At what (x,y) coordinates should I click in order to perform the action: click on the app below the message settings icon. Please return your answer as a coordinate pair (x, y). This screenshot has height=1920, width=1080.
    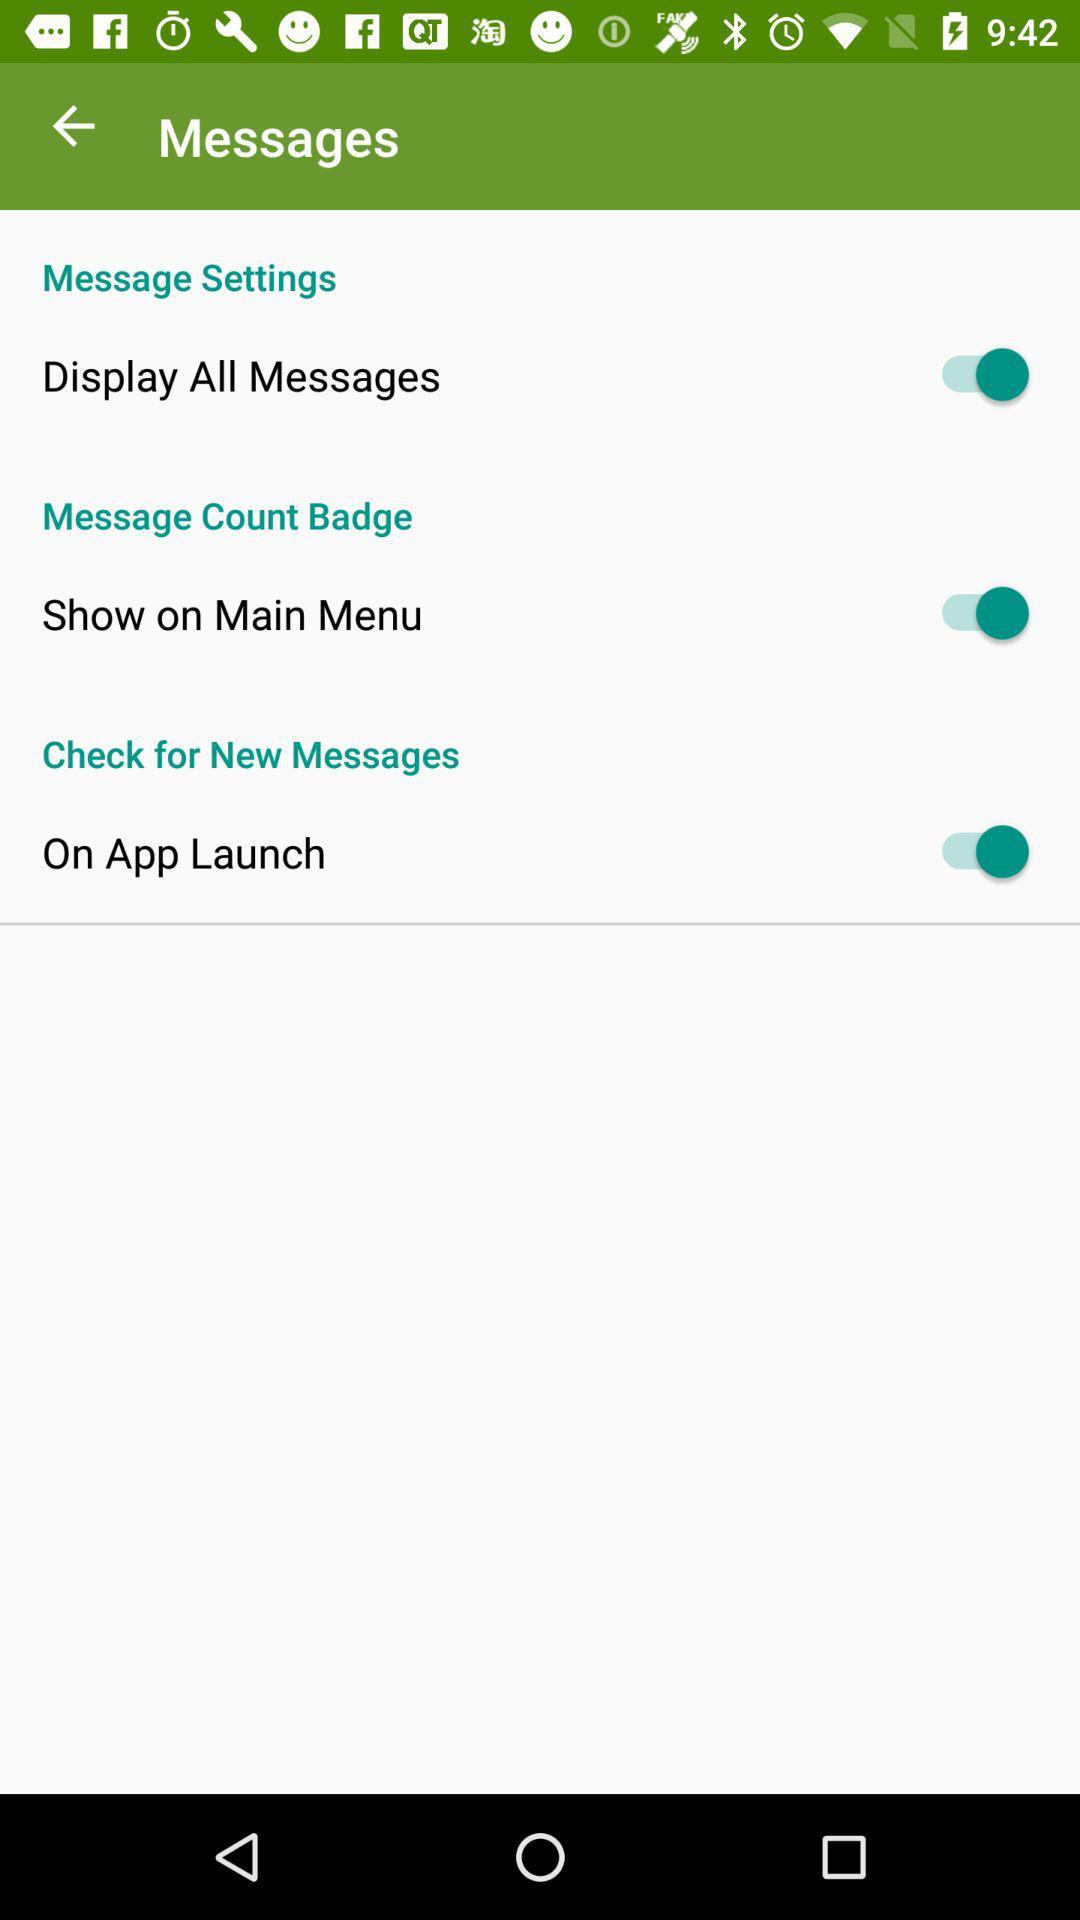
    Looking at the image, I should click on (240, 374).